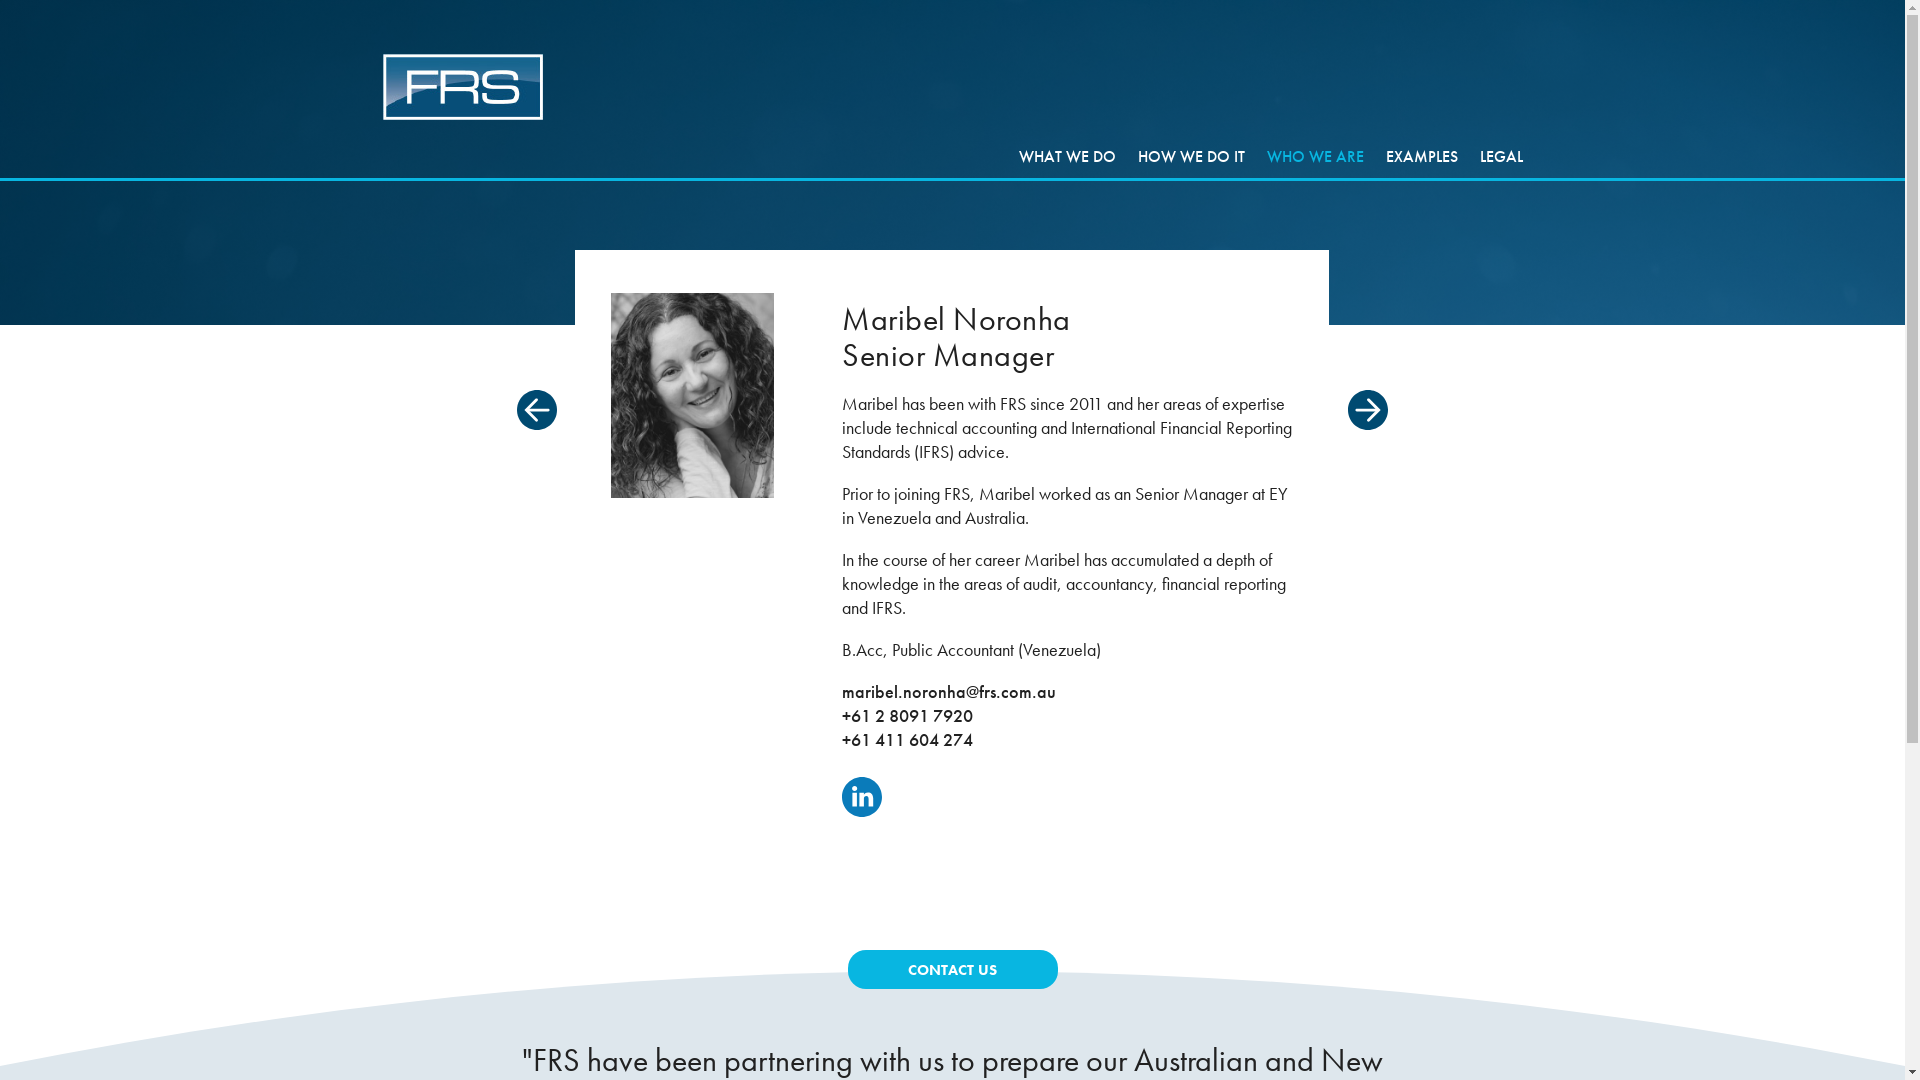  What do you see at coordinates (1501, 155) in the screenshot?
I see `'LEGAL'` at bounding box center [1501, 155].